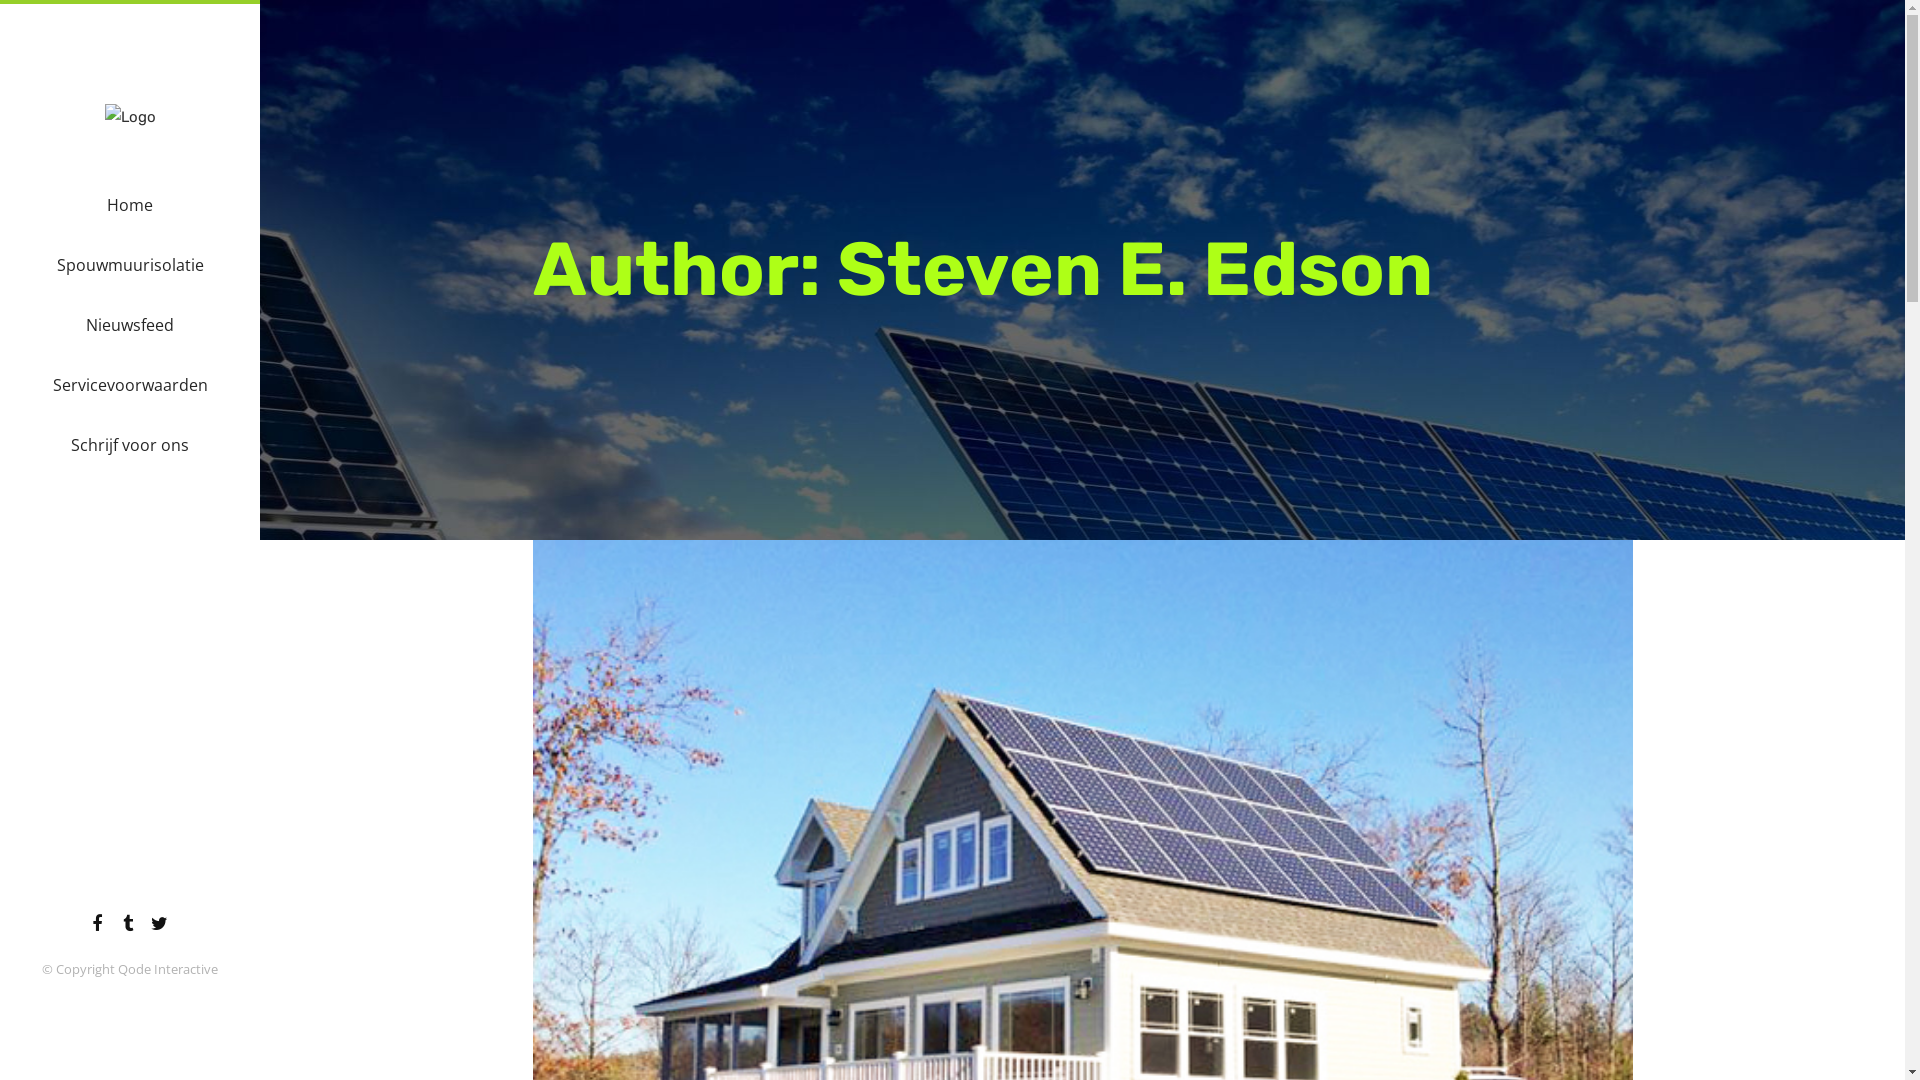 Image resolution: width=1920 pixels, height=1080 pixels. What do you see at coordinates (128, 264) in the screenshot?
I see `'Spouwmuurisolatie'` at bounding box center [128, 264].